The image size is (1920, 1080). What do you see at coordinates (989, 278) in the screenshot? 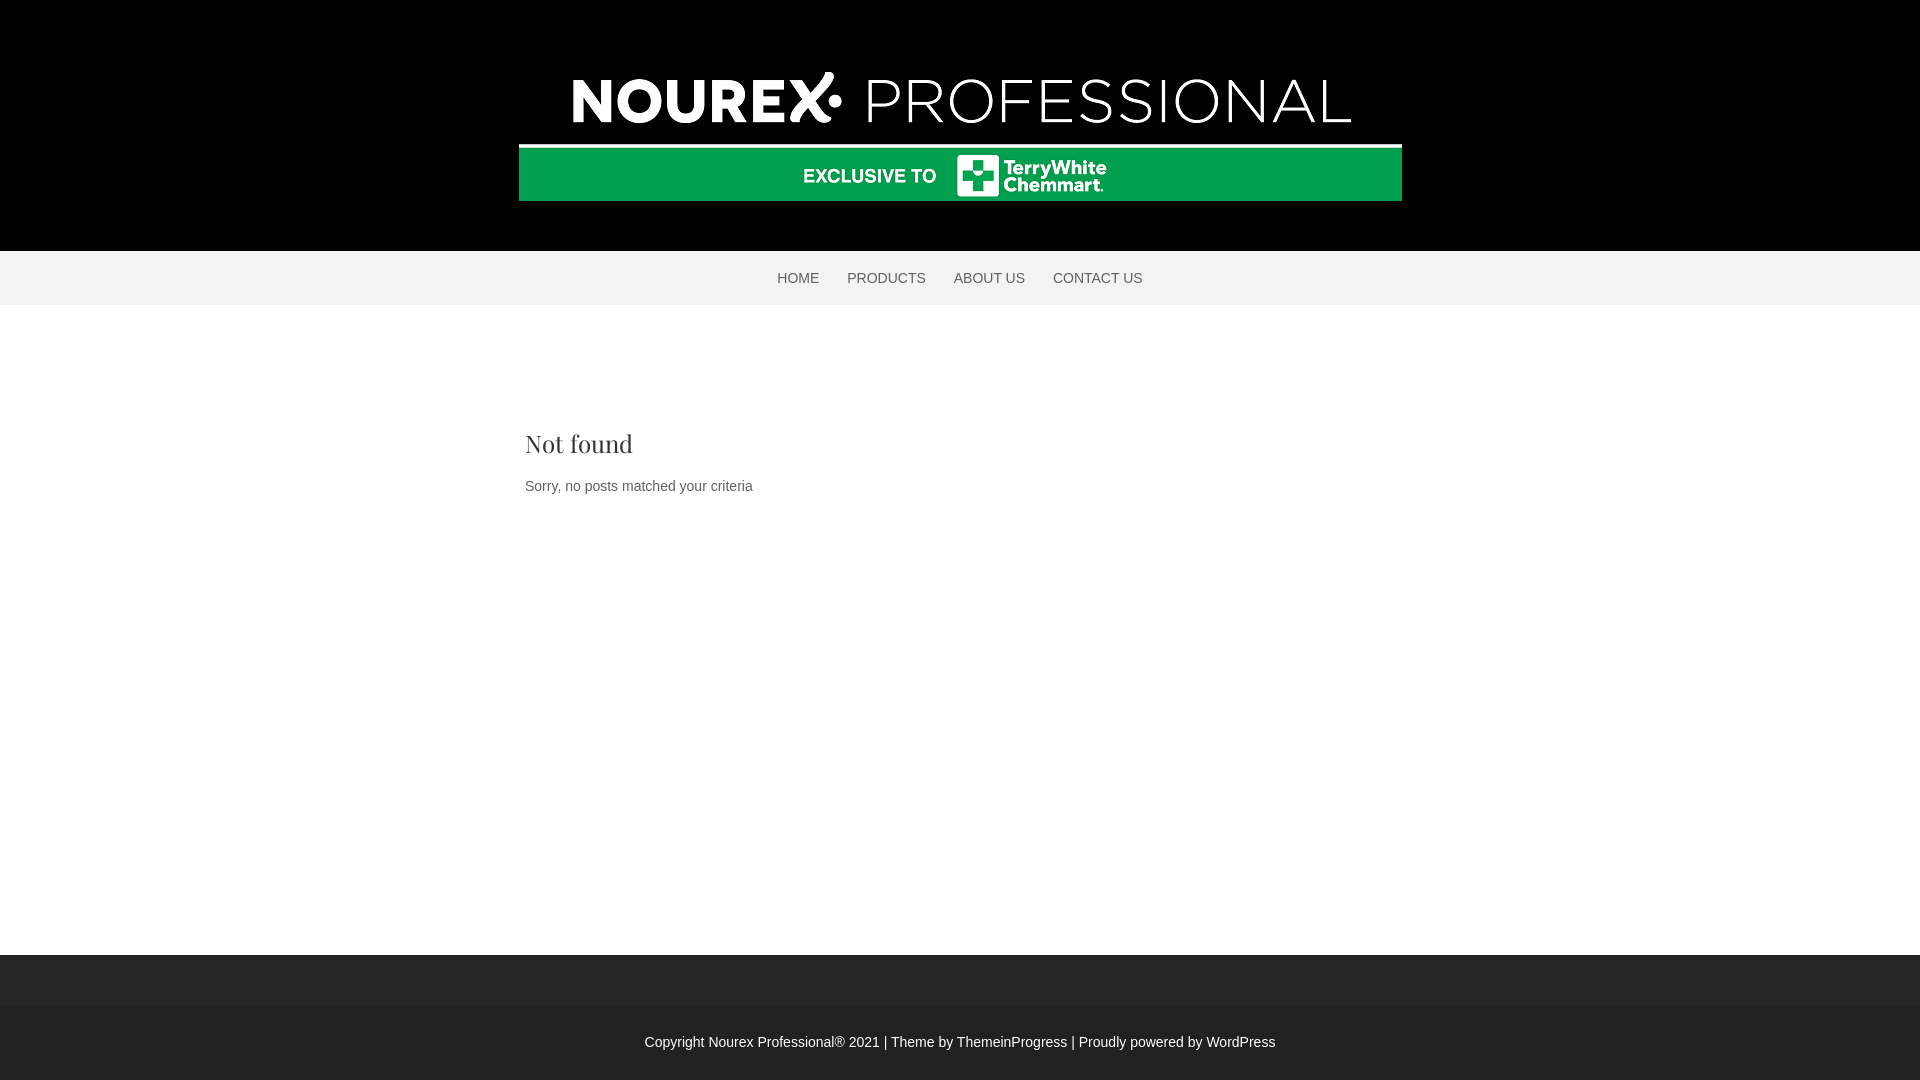
I see `'ABOUT US'` at bounding box center [989, 278].